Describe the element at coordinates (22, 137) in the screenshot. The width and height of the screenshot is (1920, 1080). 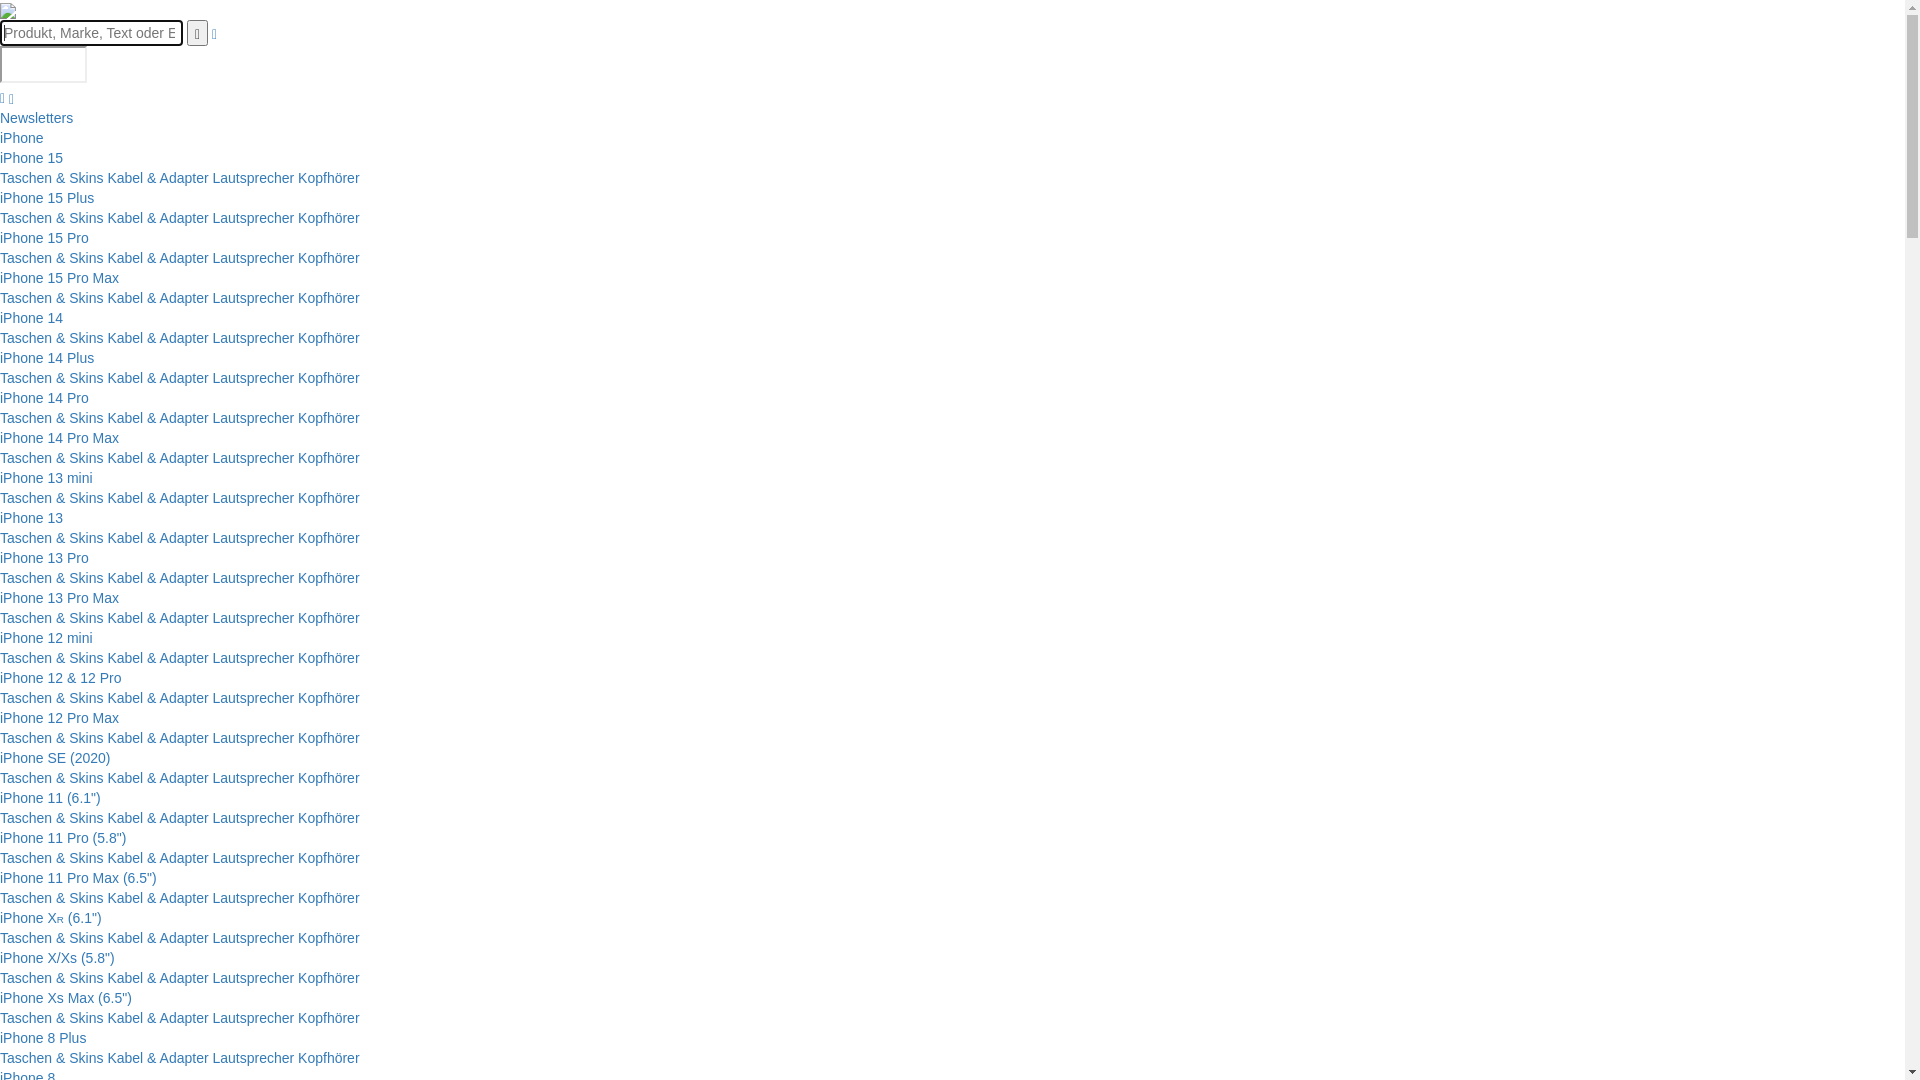
I see `'iPhone'` at that location.